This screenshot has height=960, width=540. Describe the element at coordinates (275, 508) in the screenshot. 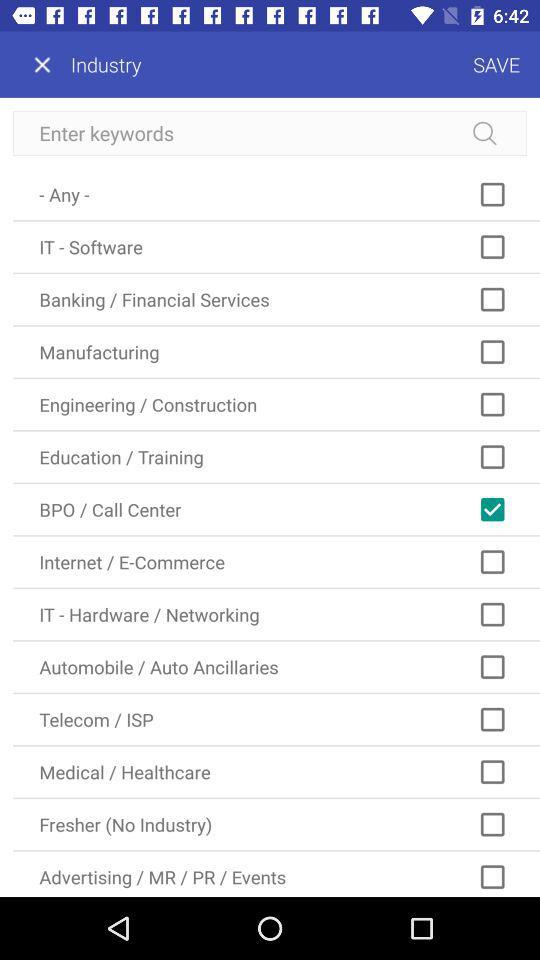

I see `the icon below education / training item` at that location.